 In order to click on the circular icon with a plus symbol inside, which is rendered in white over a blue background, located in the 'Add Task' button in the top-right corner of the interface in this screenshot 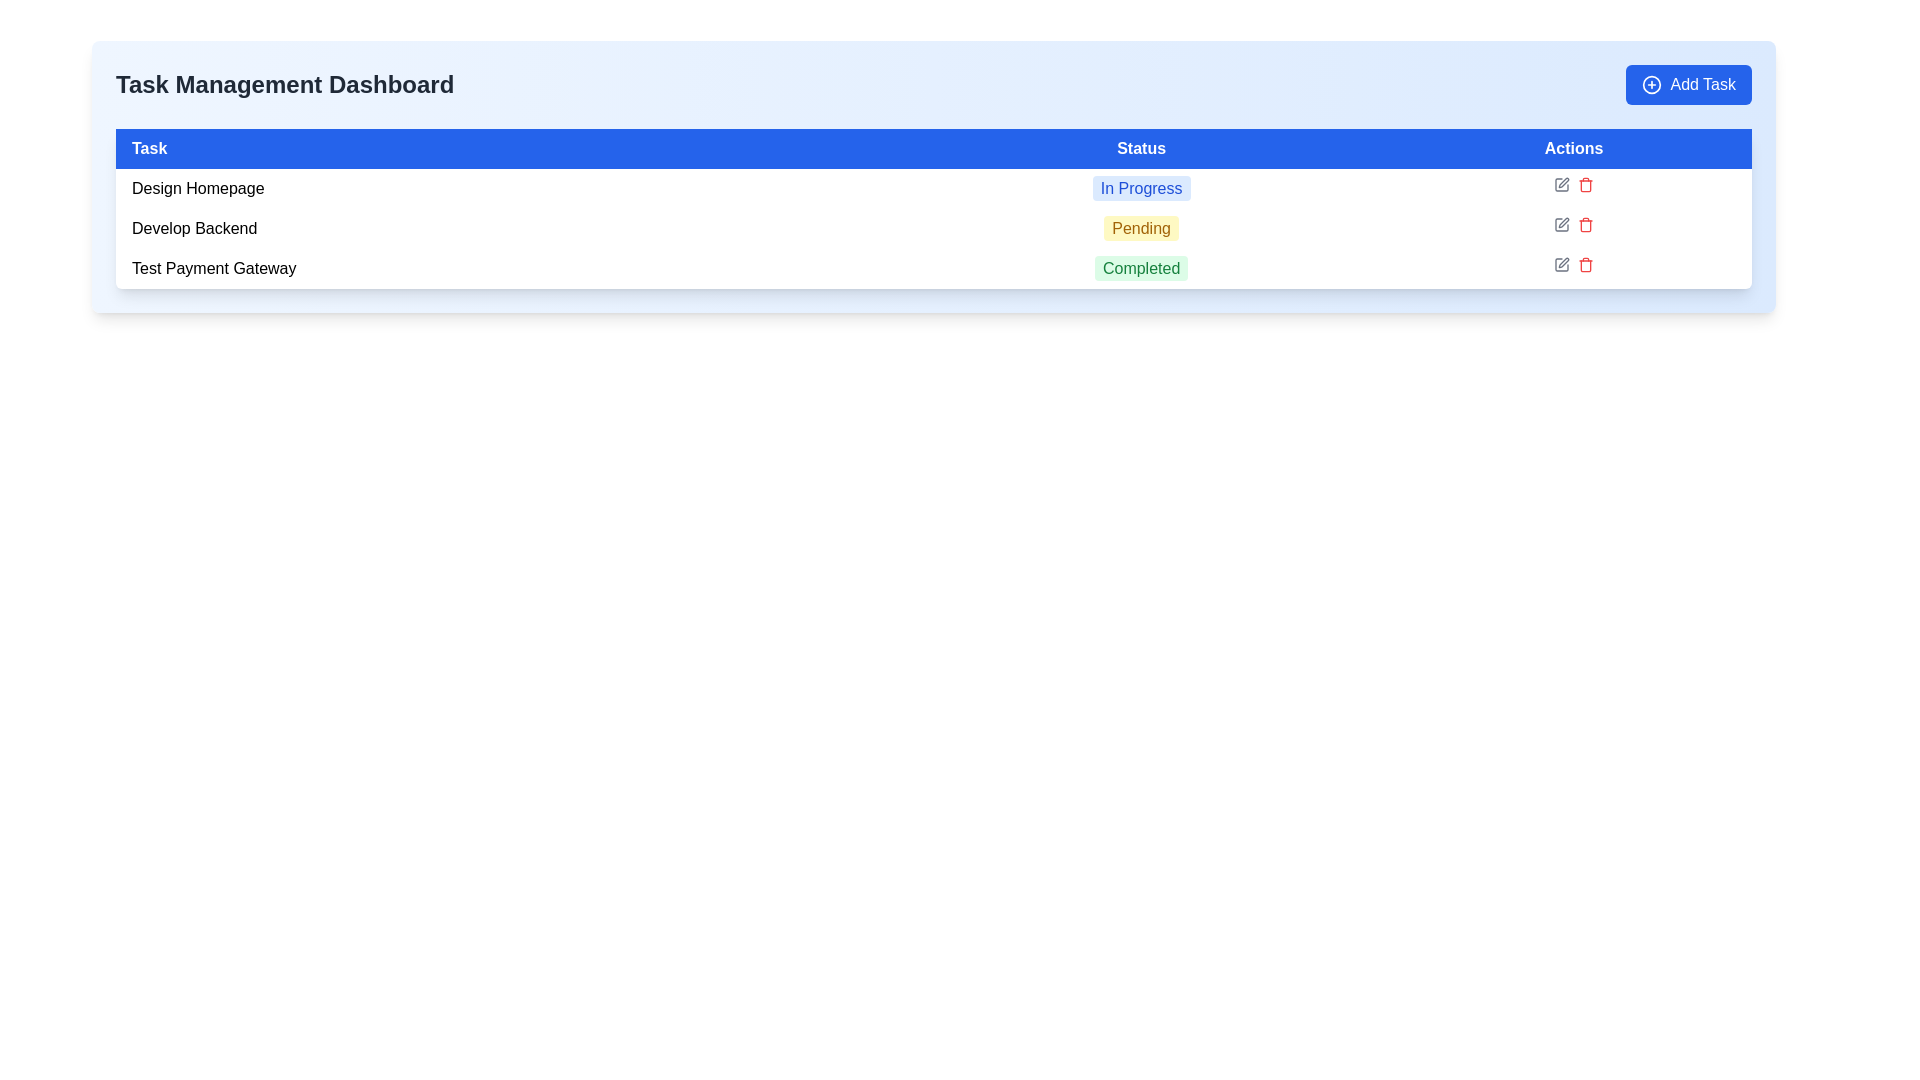, I will do `click(1652, 83)`.